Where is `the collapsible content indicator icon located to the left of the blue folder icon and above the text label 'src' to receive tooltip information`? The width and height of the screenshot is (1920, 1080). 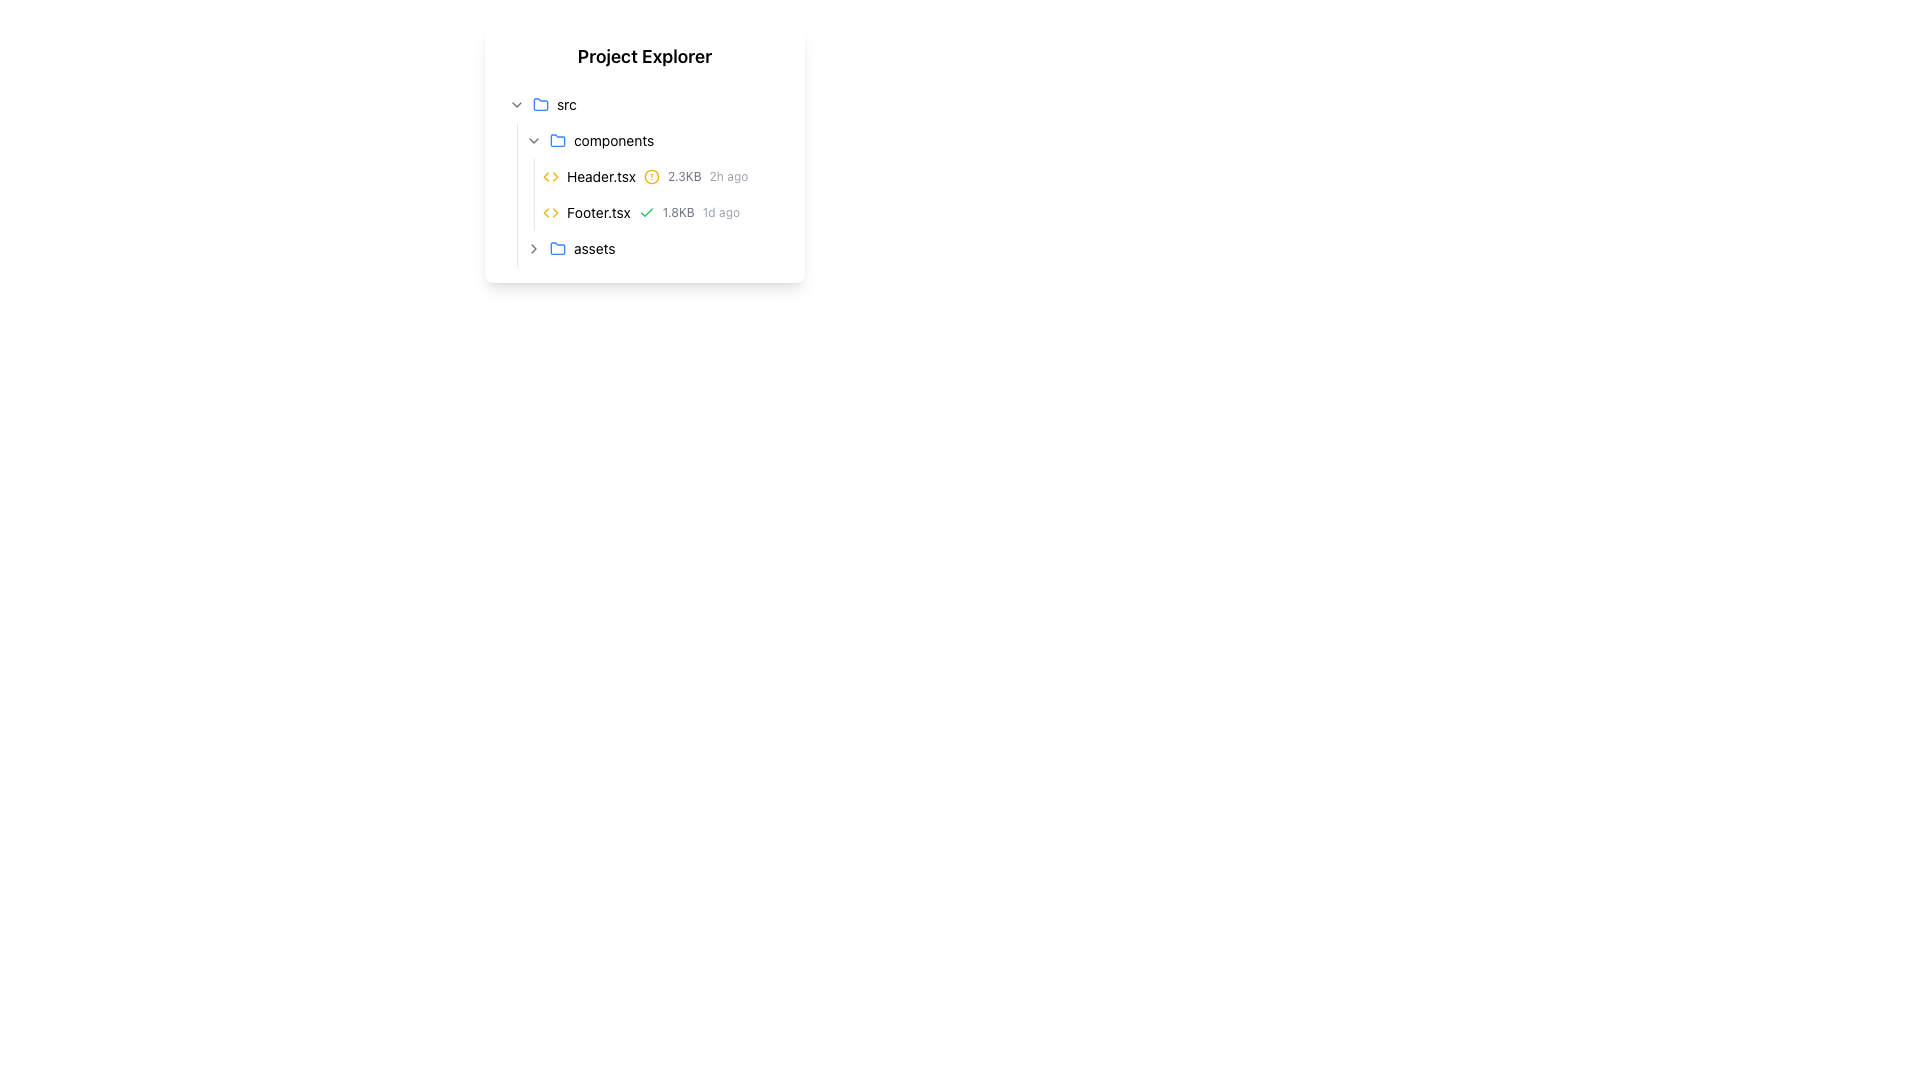 the collapsible content indicator icon located to the left of the blue folder icon and above the text label 'src' to receive tooltip information is located at coordinates (517, 104).